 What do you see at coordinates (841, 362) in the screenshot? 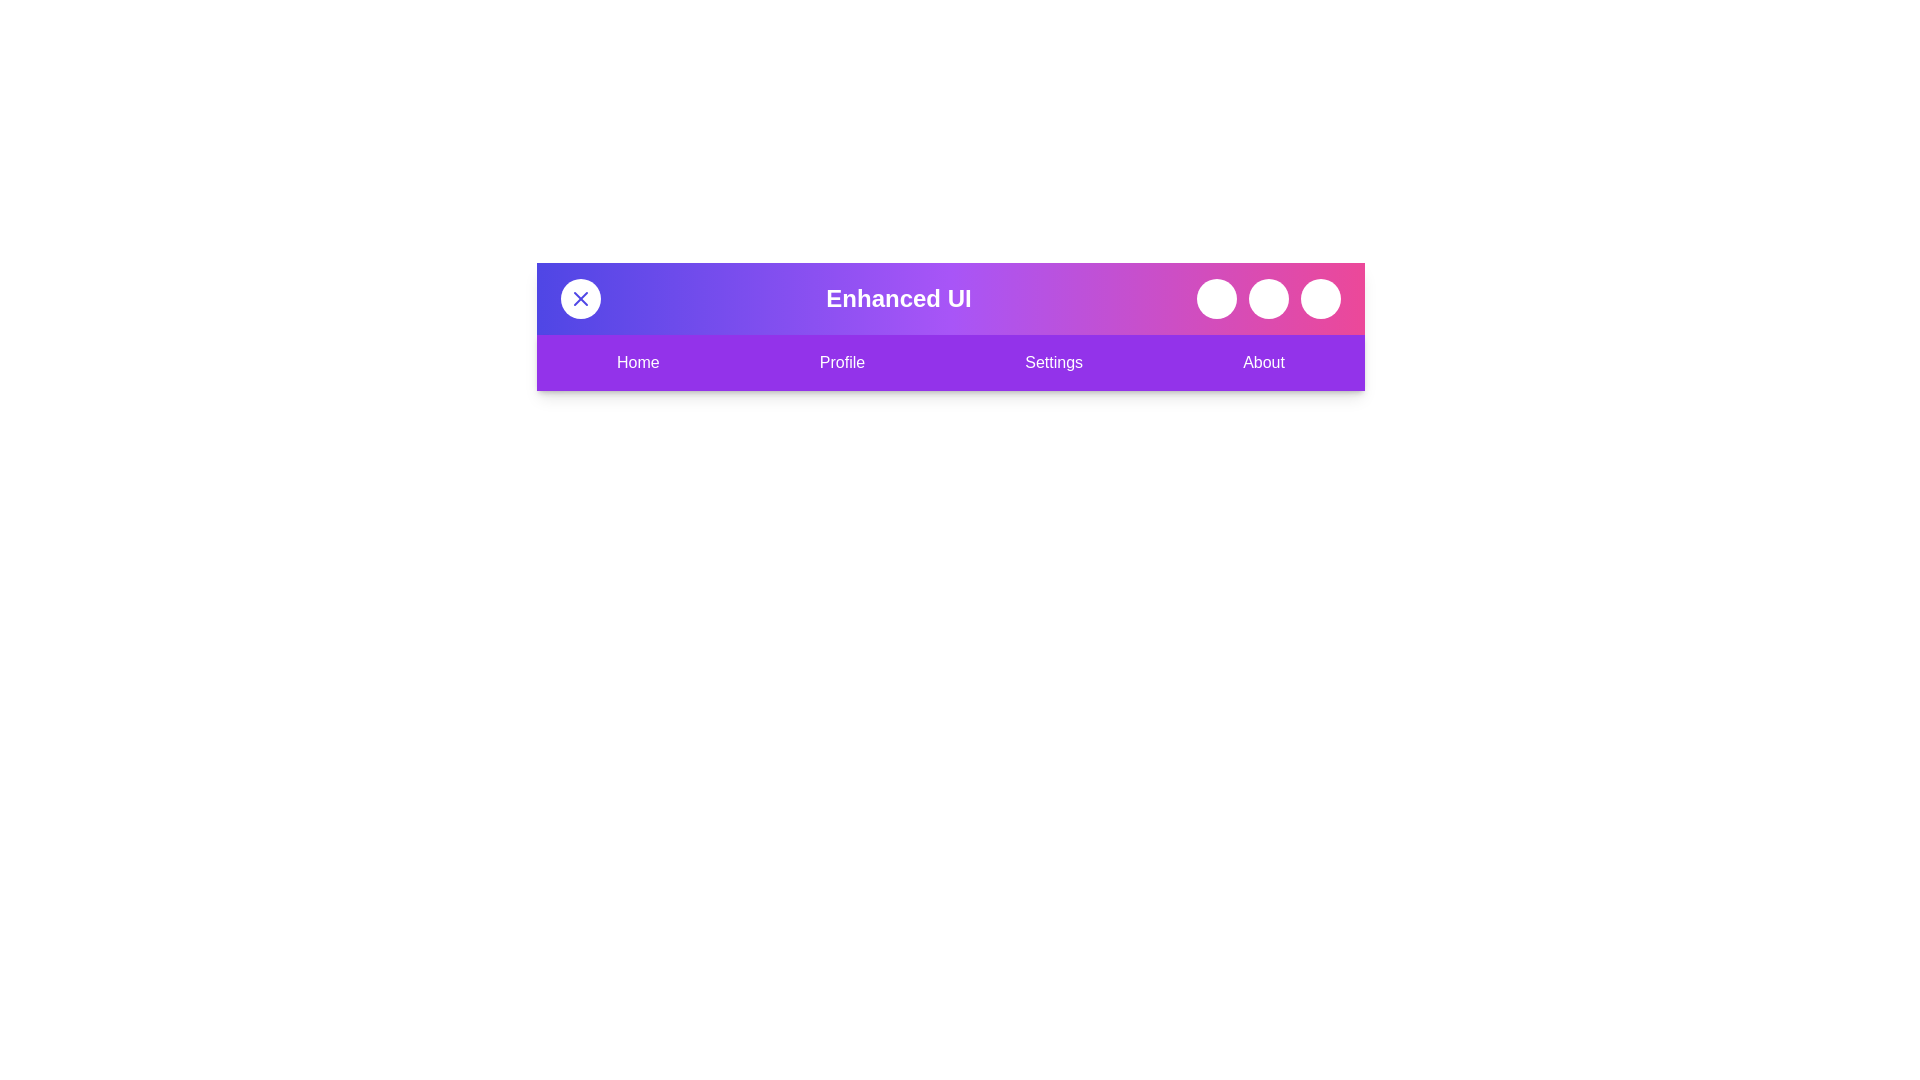
I see `the Profile button` at bounding box center [841, 362].